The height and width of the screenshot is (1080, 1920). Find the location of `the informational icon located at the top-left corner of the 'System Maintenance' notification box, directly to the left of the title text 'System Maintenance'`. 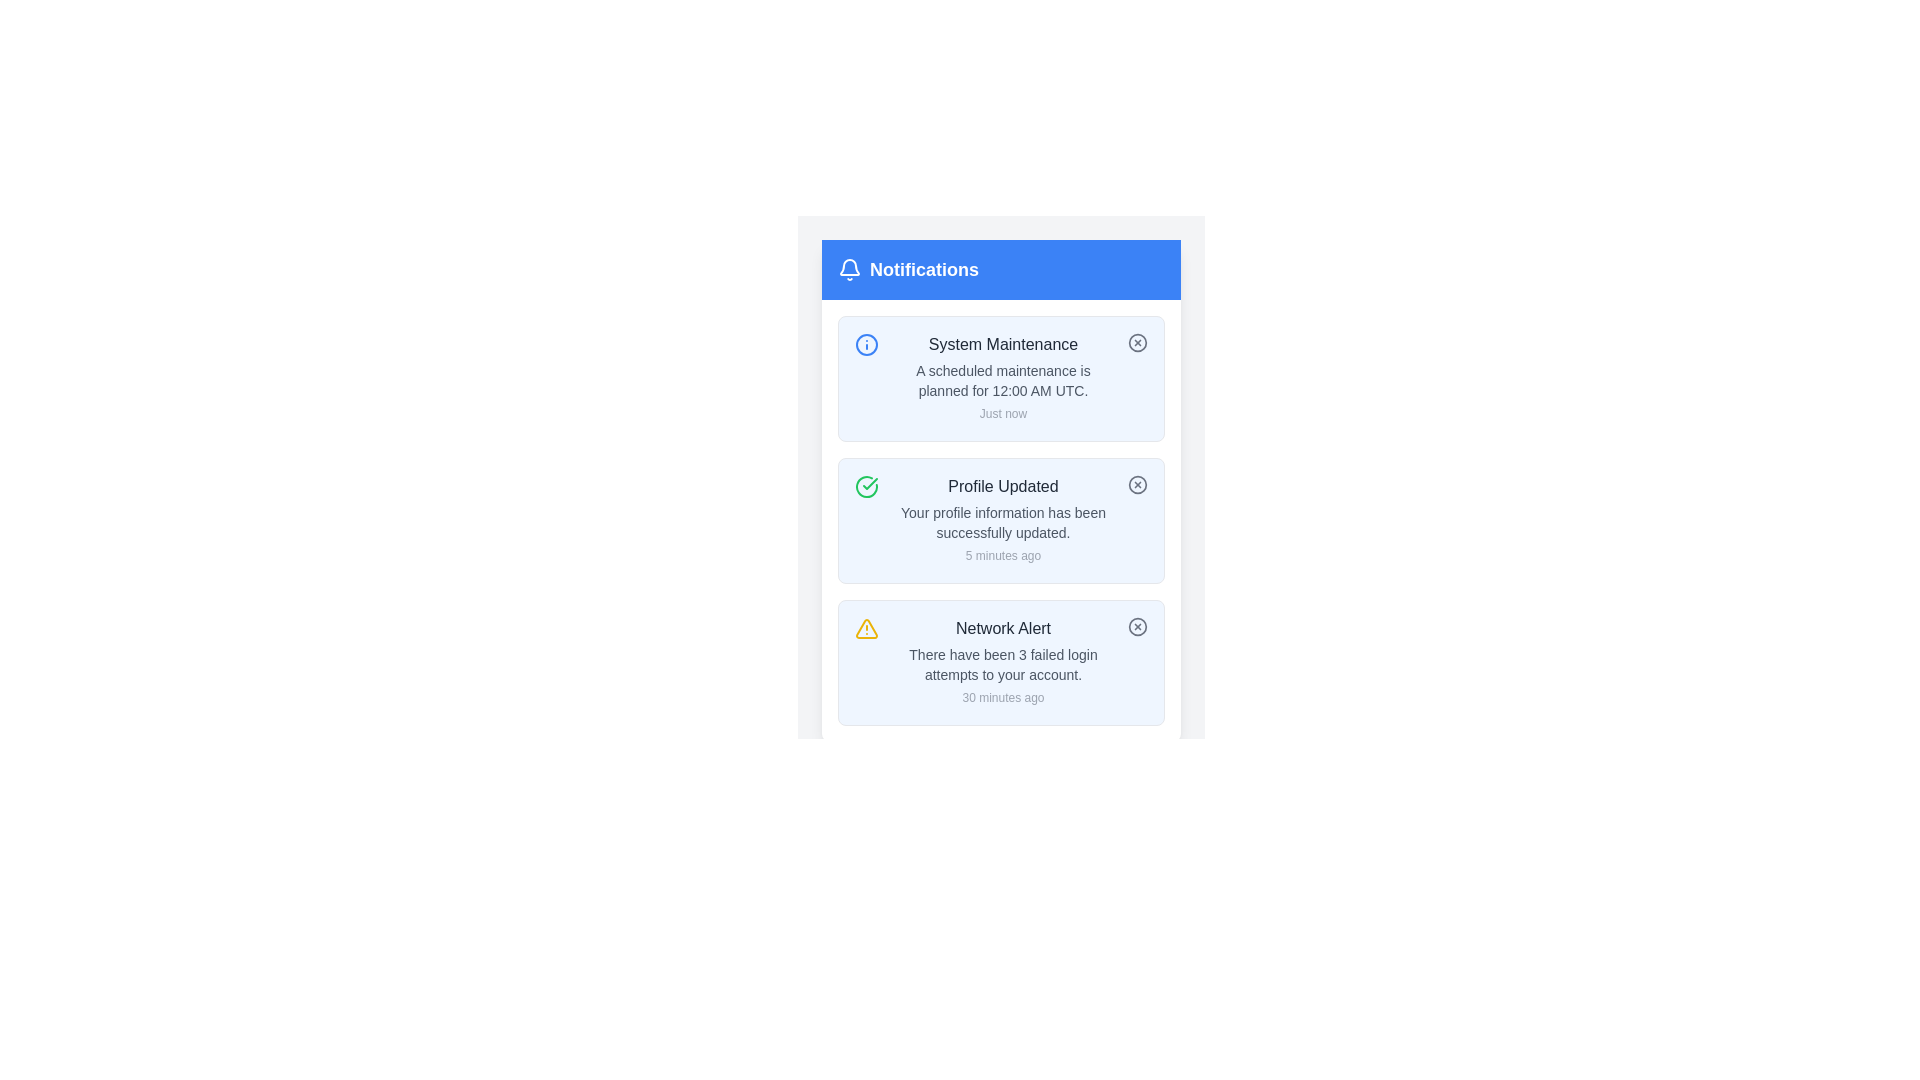

the informational icon located at the top-left corner of the 'System Maintenance' notification box, directly to the left of the title text 'System Maintenance' is located at coordinates (867, 343).